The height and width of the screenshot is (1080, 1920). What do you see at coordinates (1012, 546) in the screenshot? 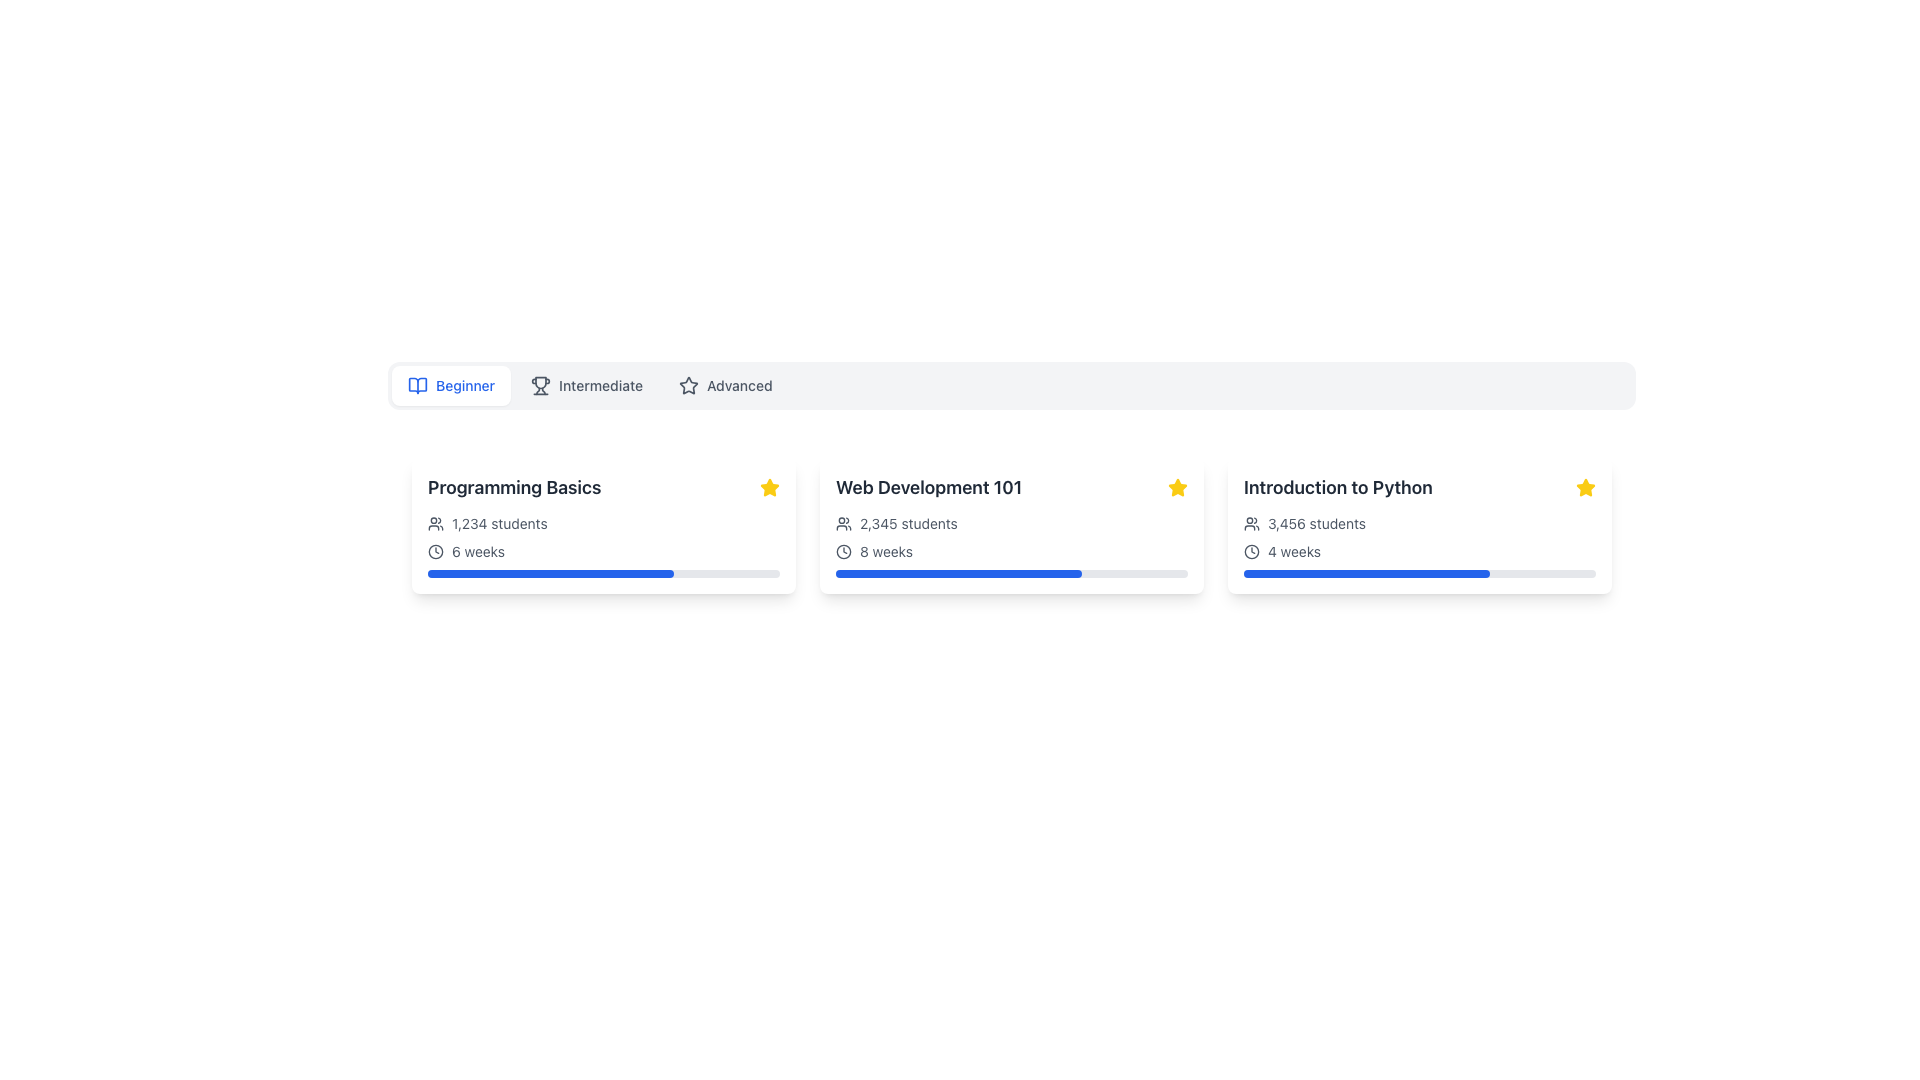
I see `the icons for context in the informational text block that displays '2,345 students' and '8 weeks' under the 'Web Development 101' card` at bounding box center [1012, 546].